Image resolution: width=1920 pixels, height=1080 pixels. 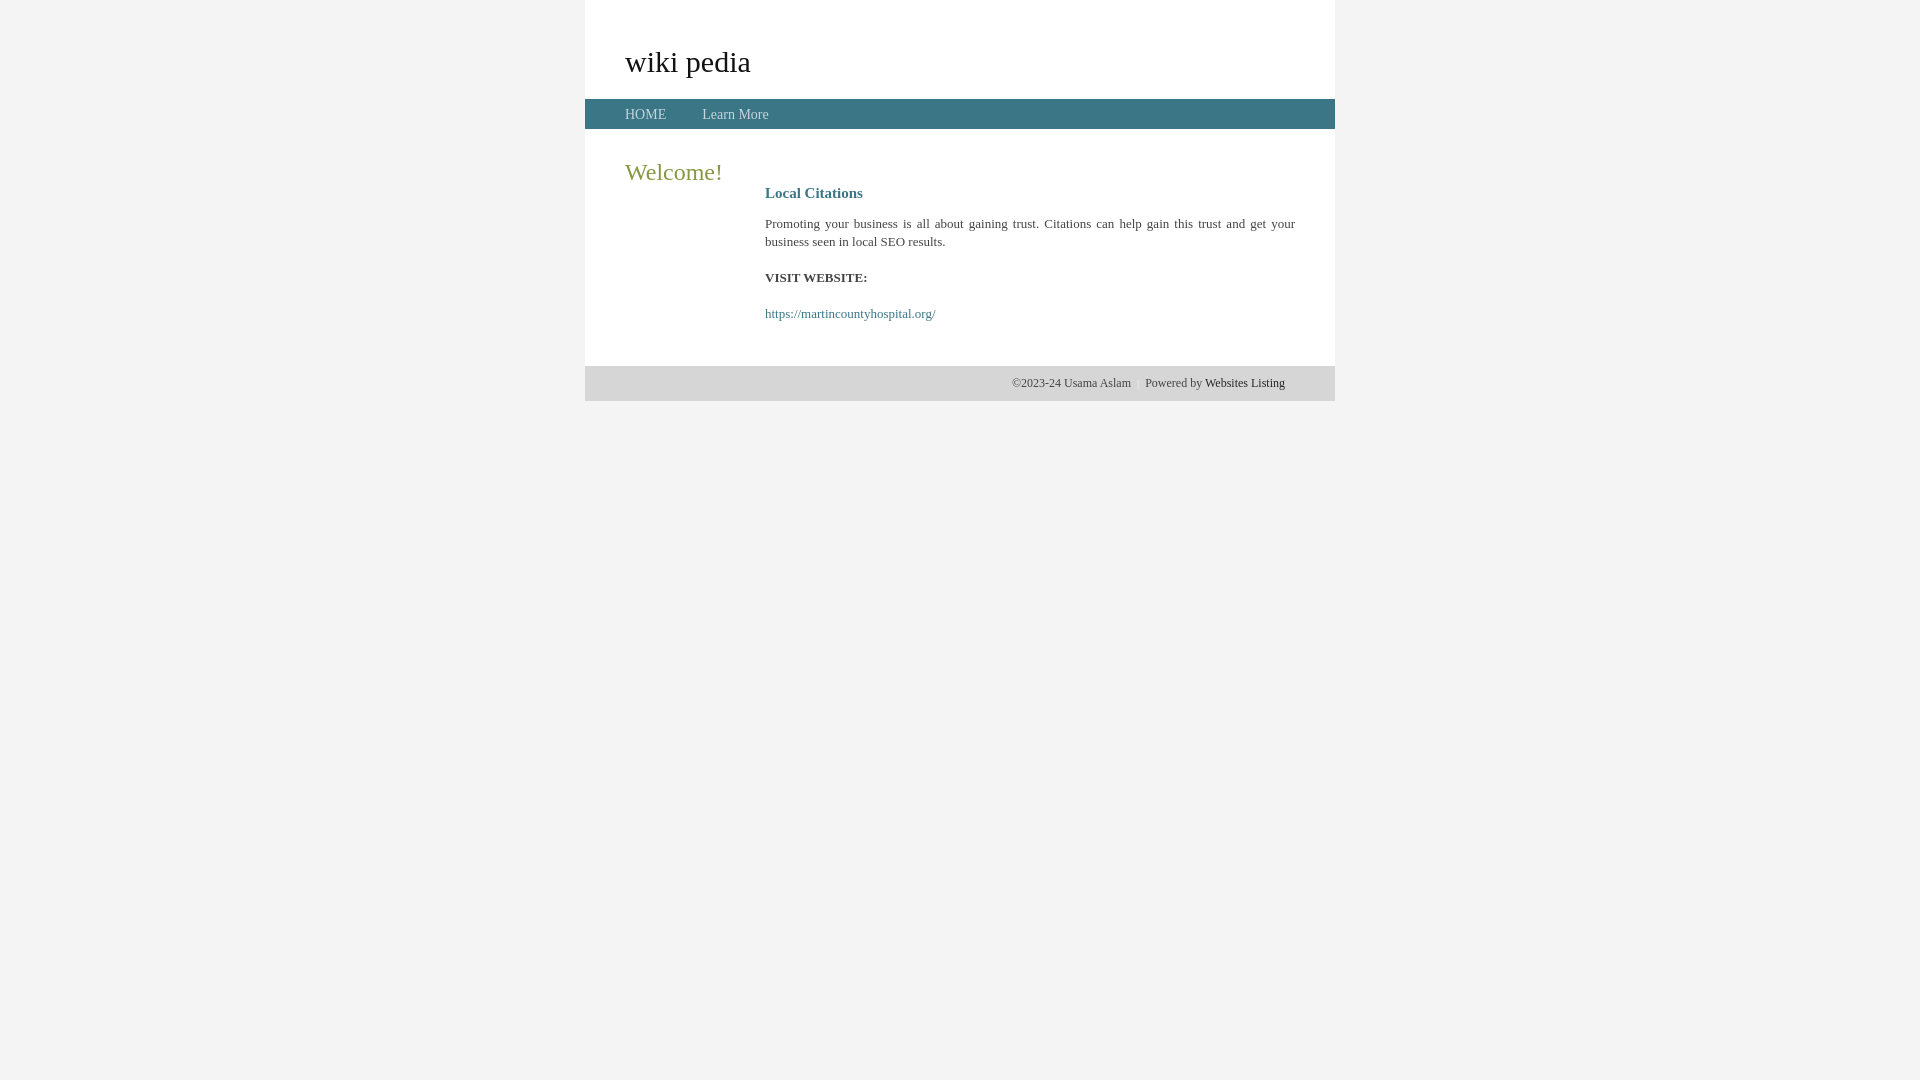 What do you see at coordinates (687, 60) in the screenshot?
I see `'wiki pedia'` at bounding box center [687, 60].